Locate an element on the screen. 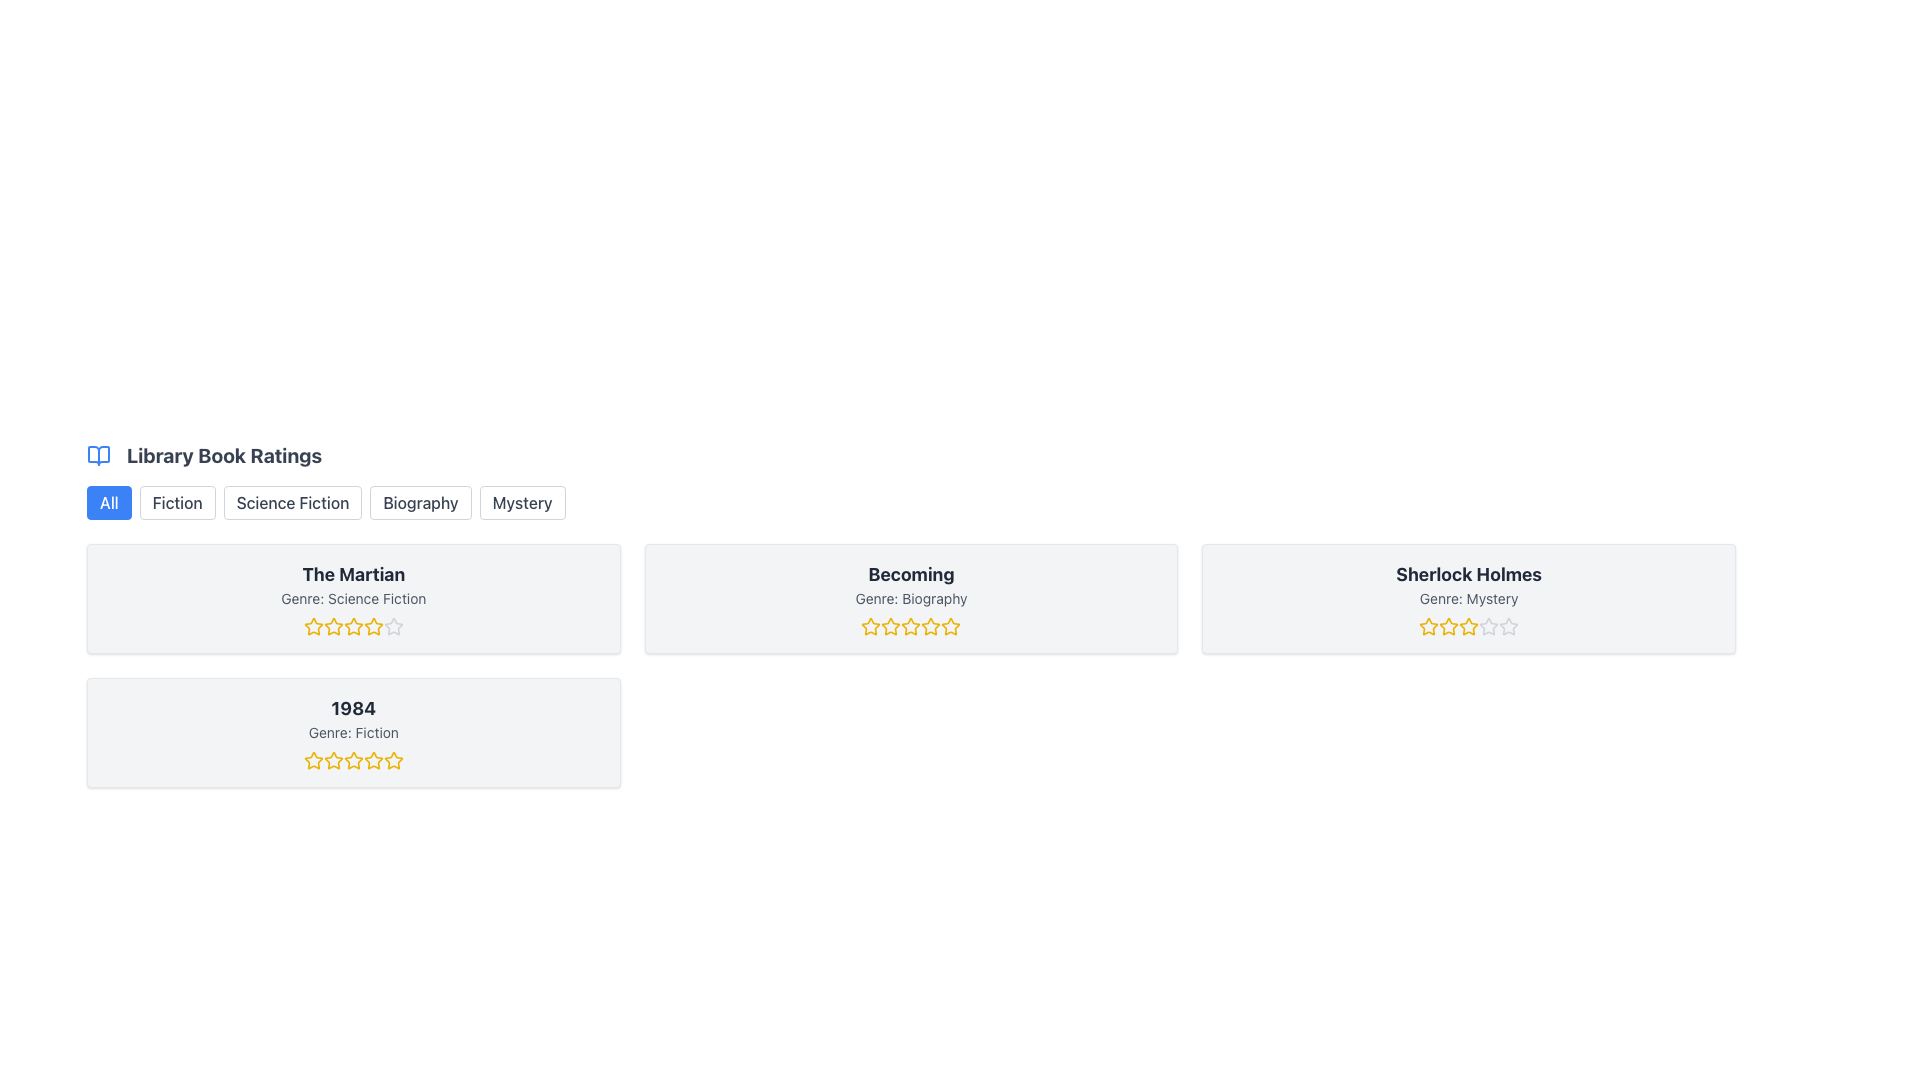 This screenshot has height=1080, width=1920. the Card UI component that features the text 'The Martian' with a subtitle 'Genre: Science Fiction' and a 5-star rating, located in the first column and first row of the grid is located at coordinates (353, 597).